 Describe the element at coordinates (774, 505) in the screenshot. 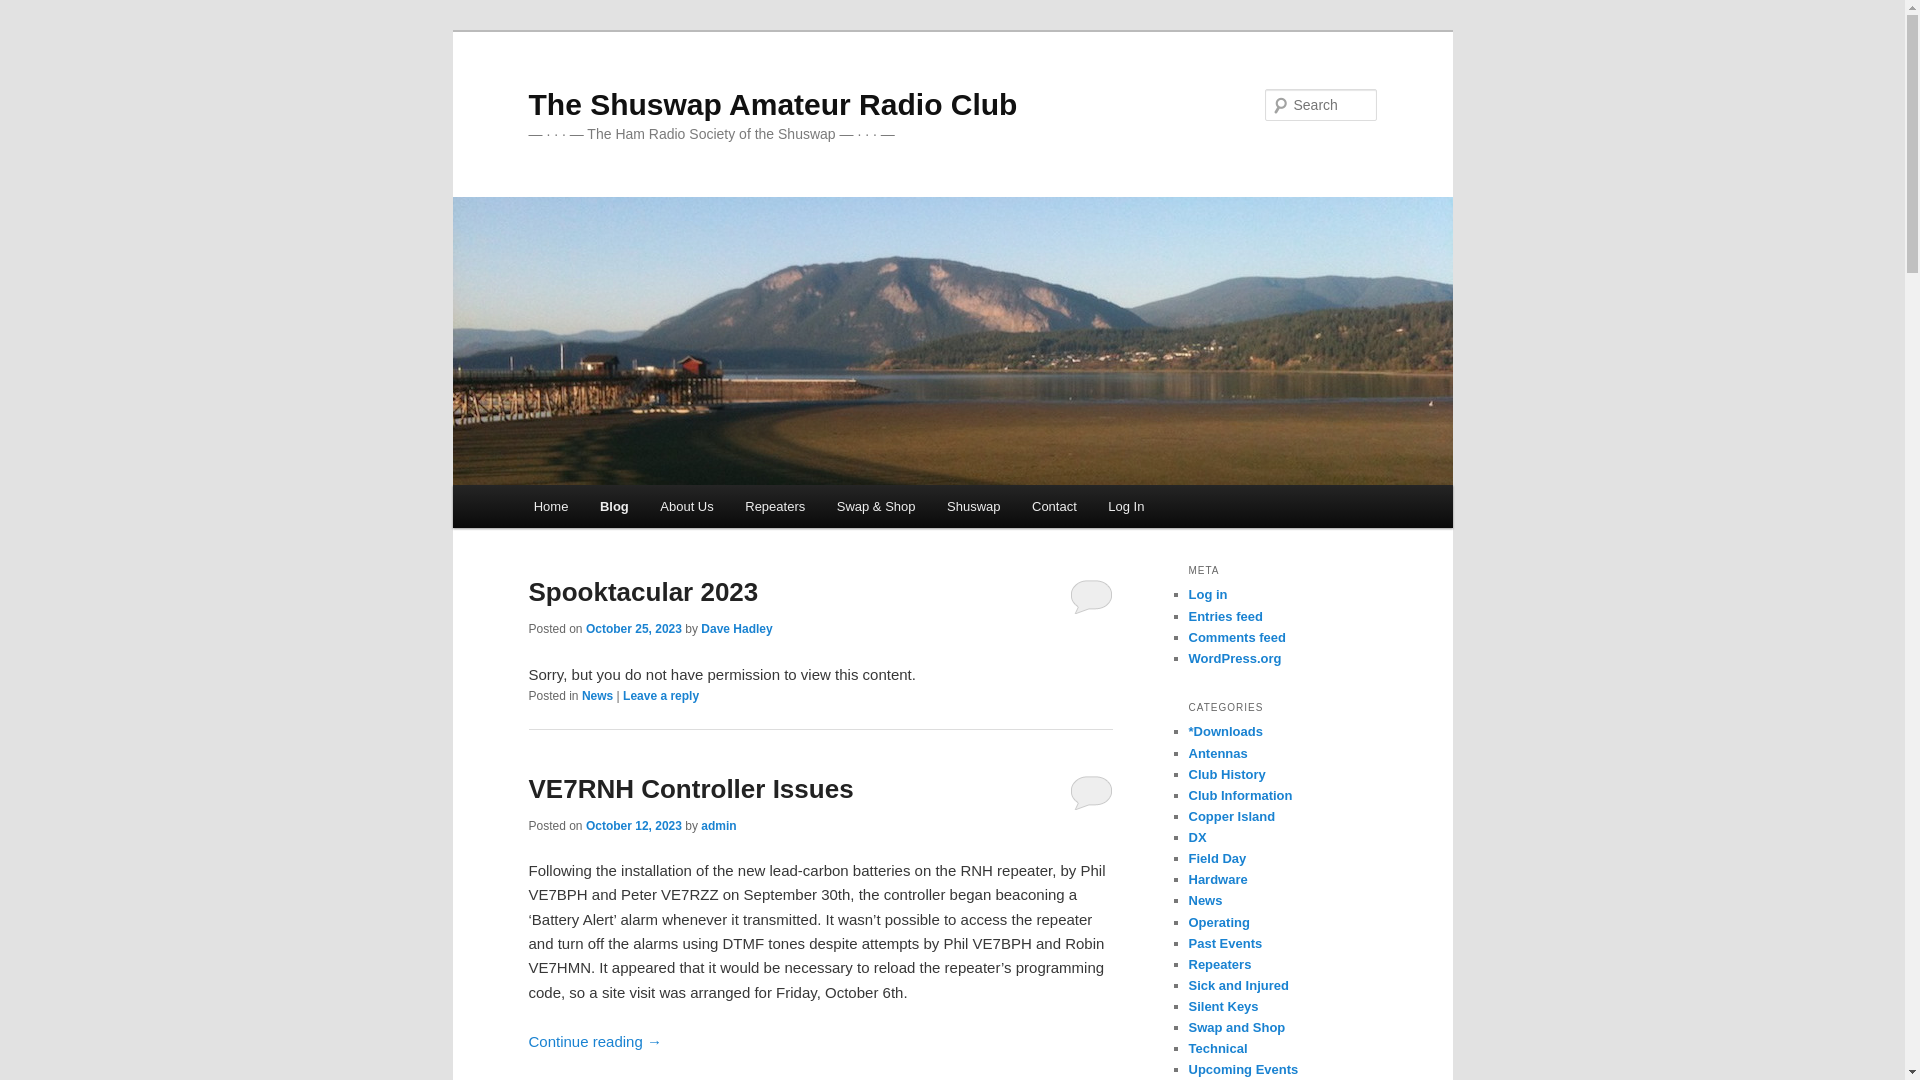

I see `'Repeaters'` at that location.